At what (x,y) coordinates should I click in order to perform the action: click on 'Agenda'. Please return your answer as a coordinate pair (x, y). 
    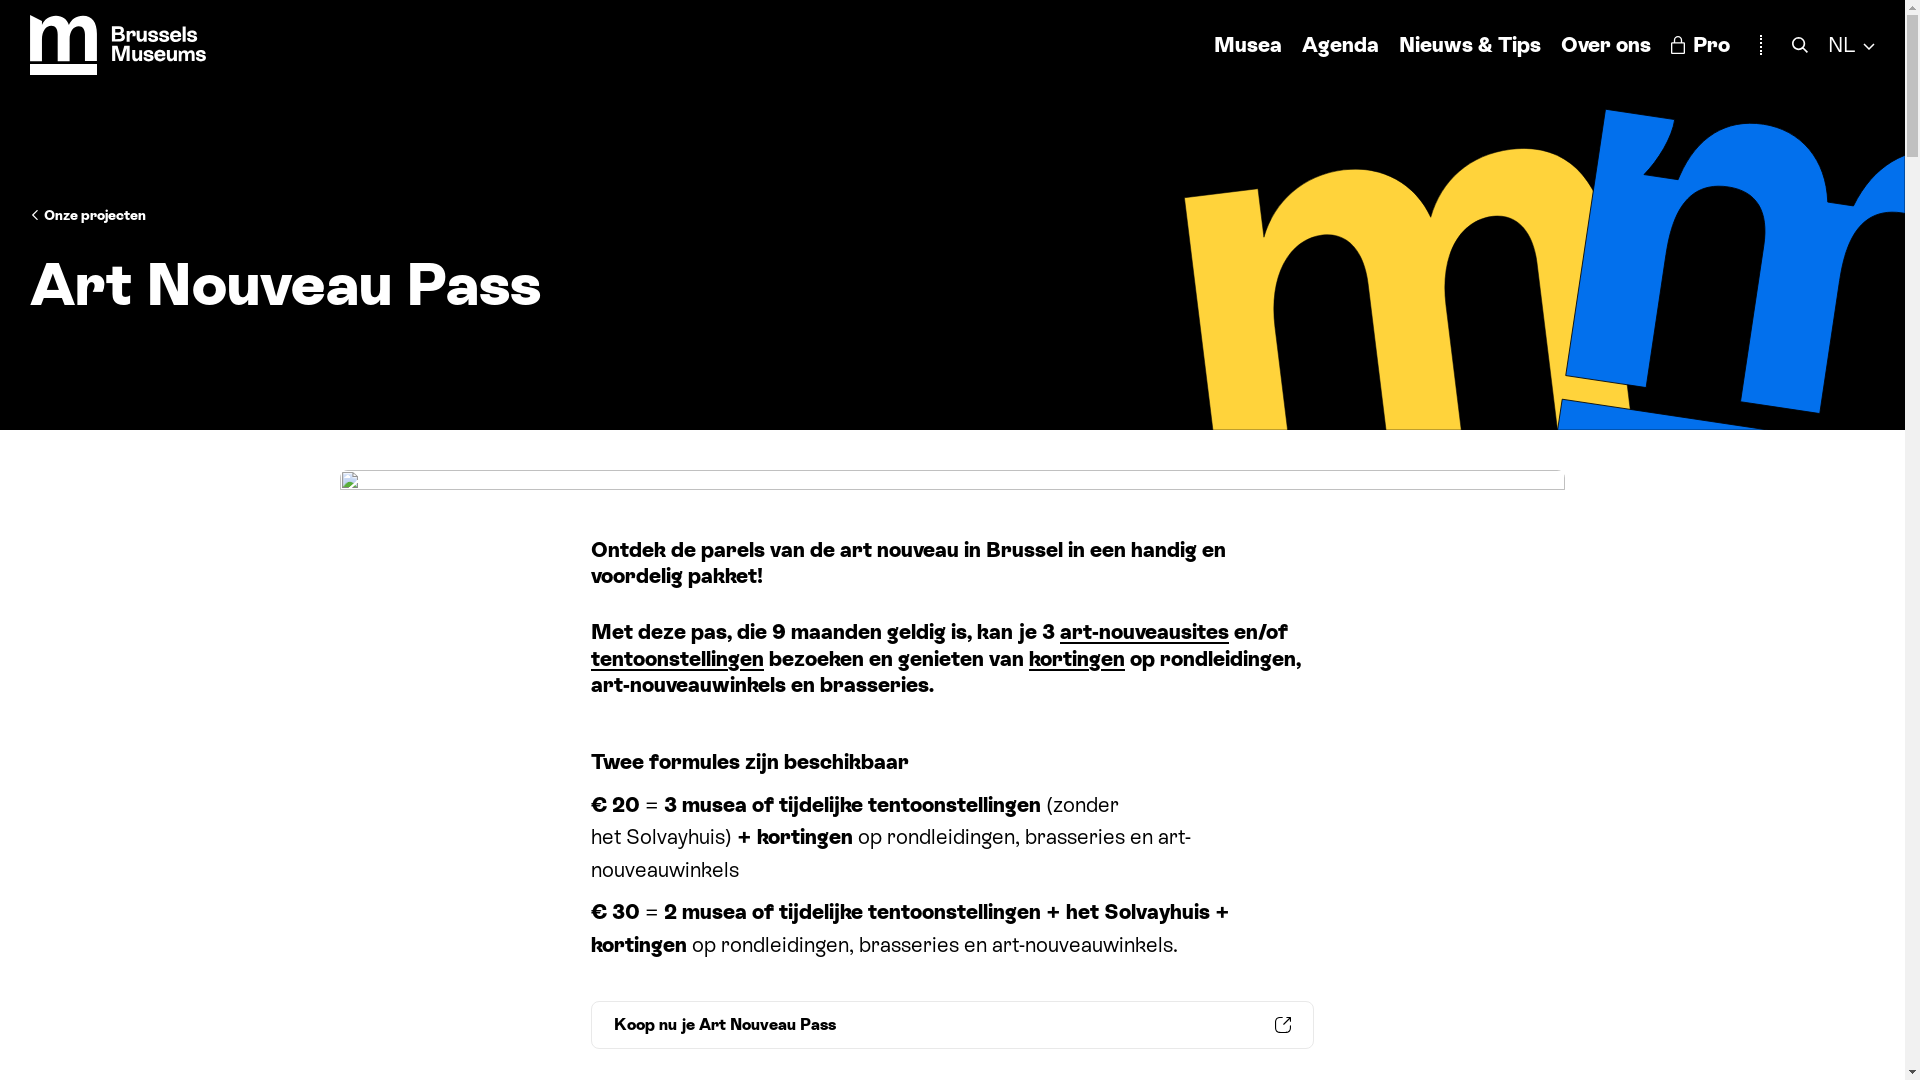
    Looking at the image, I should click on (1301, 44).